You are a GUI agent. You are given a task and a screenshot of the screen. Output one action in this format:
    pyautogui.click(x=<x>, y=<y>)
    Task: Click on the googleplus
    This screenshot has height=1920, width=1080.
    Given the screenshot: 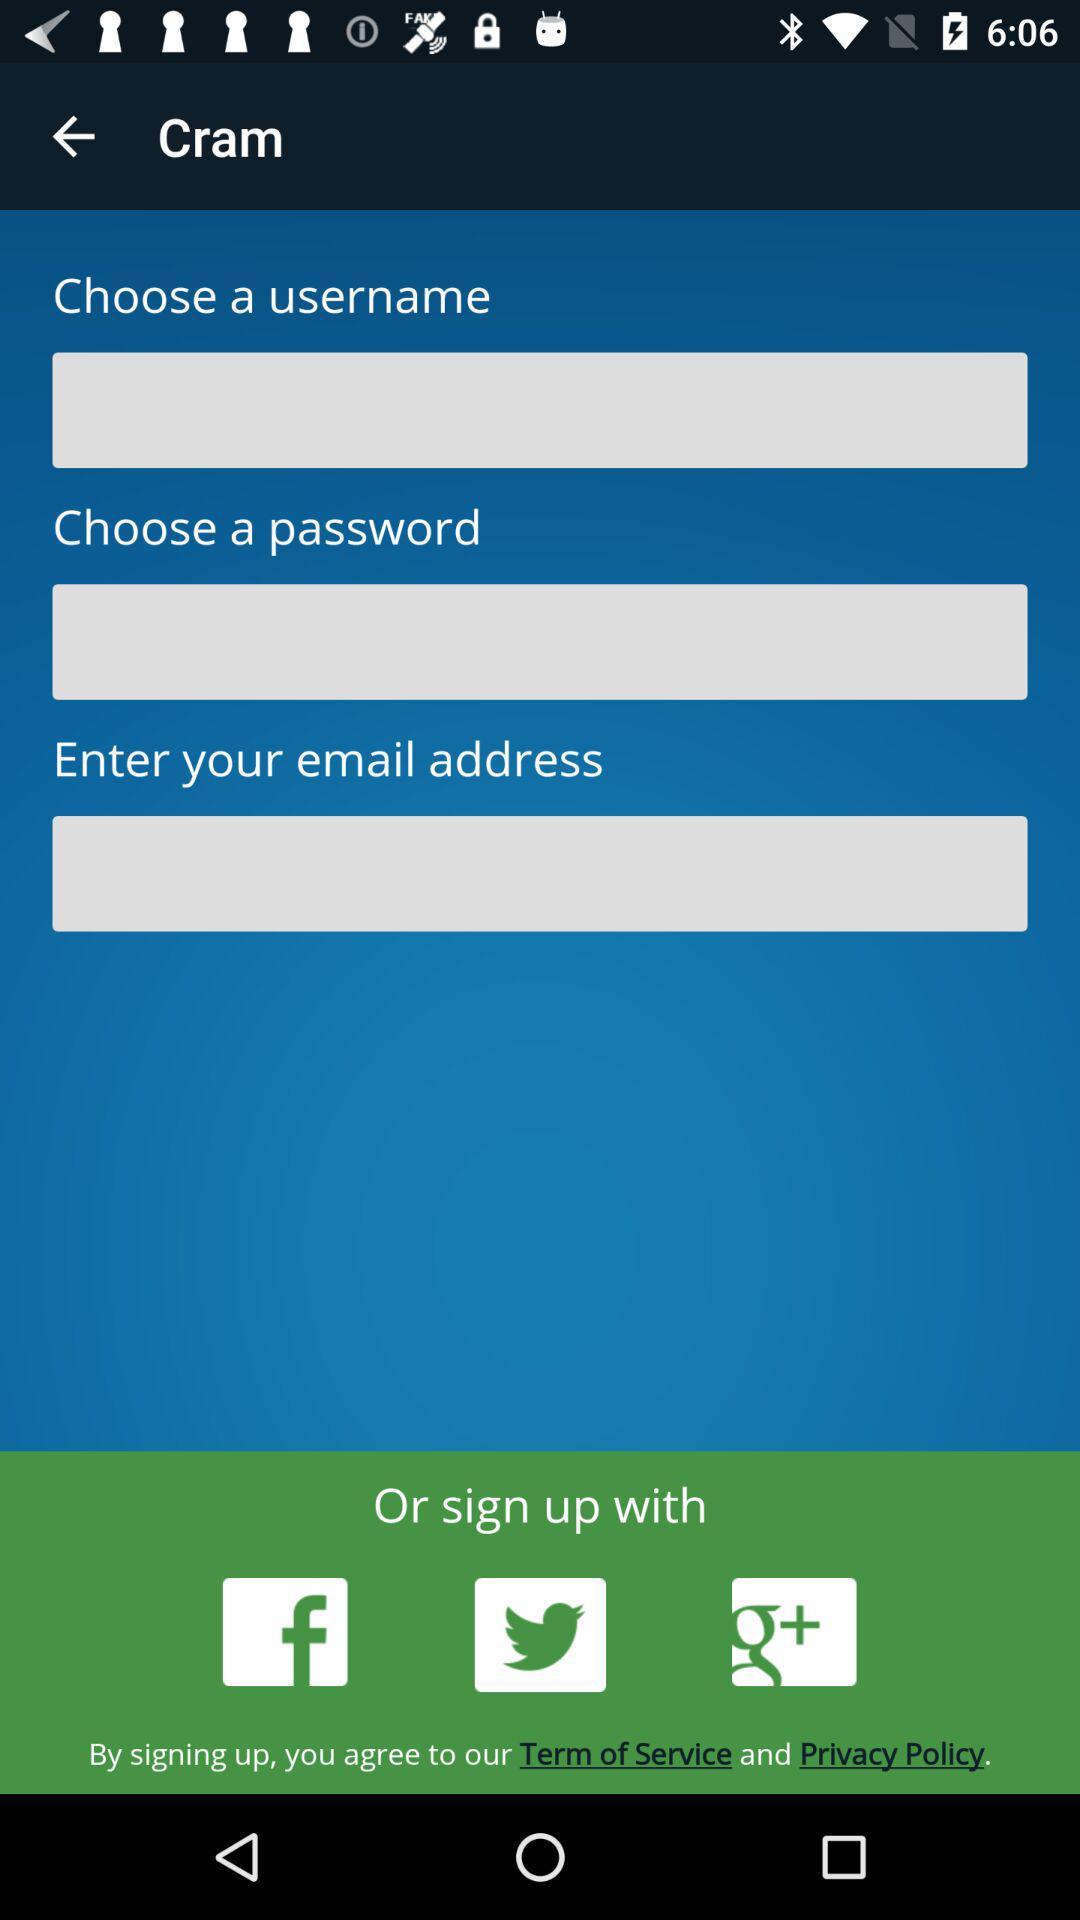 What is the action you would take?
    pyautogui.click(x=793, y=1632)
    